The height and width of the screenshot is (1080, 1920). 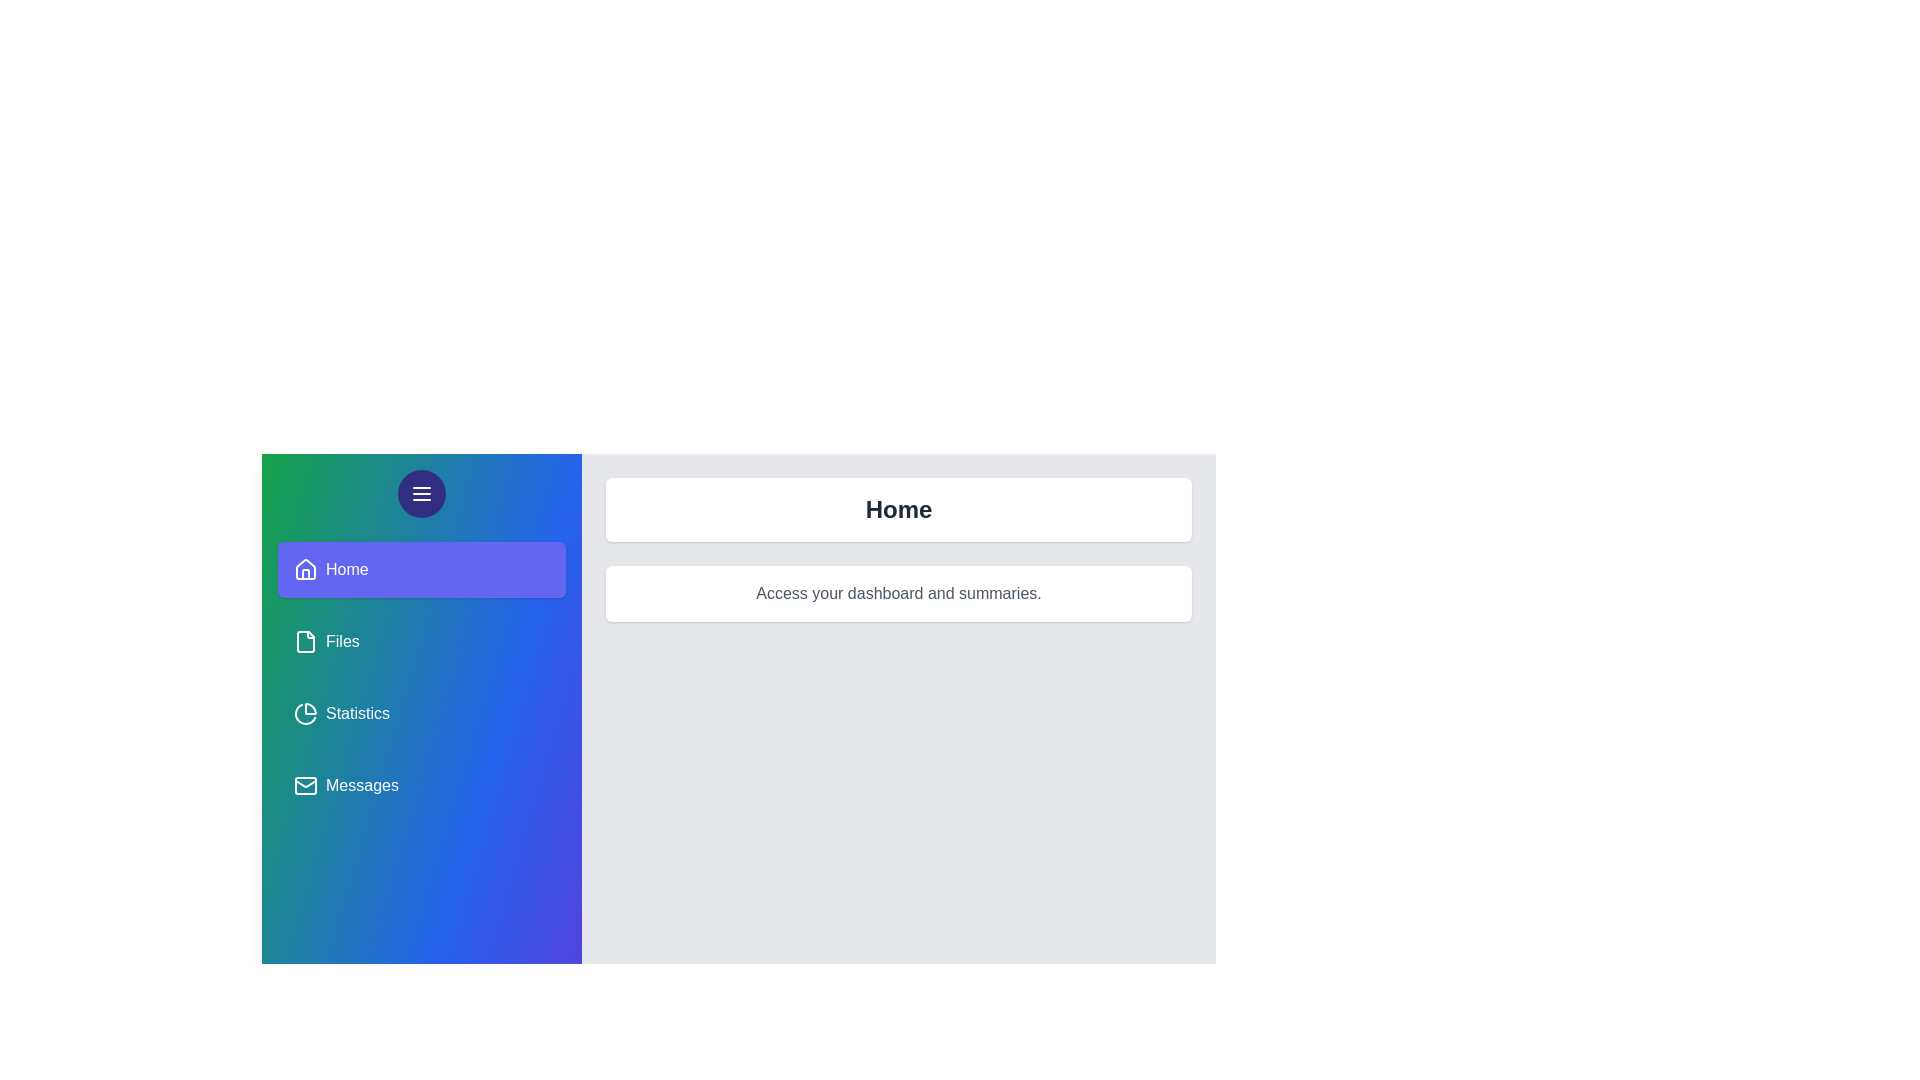 What do you see at coordinates (421, 641) in the screenshot?
I see `the panel named Files from the sidebar` at bounding box center [421, 641].